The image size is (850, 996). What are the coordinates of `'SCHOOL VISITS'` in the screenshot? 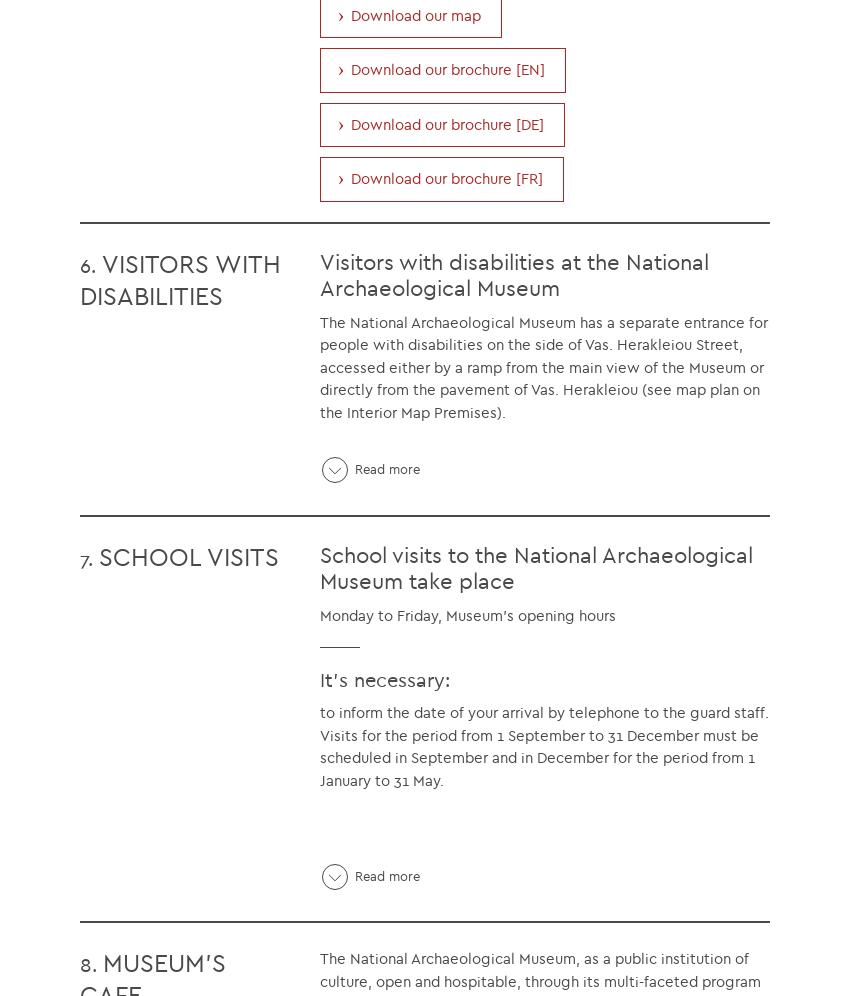 It's located at (188, 554).